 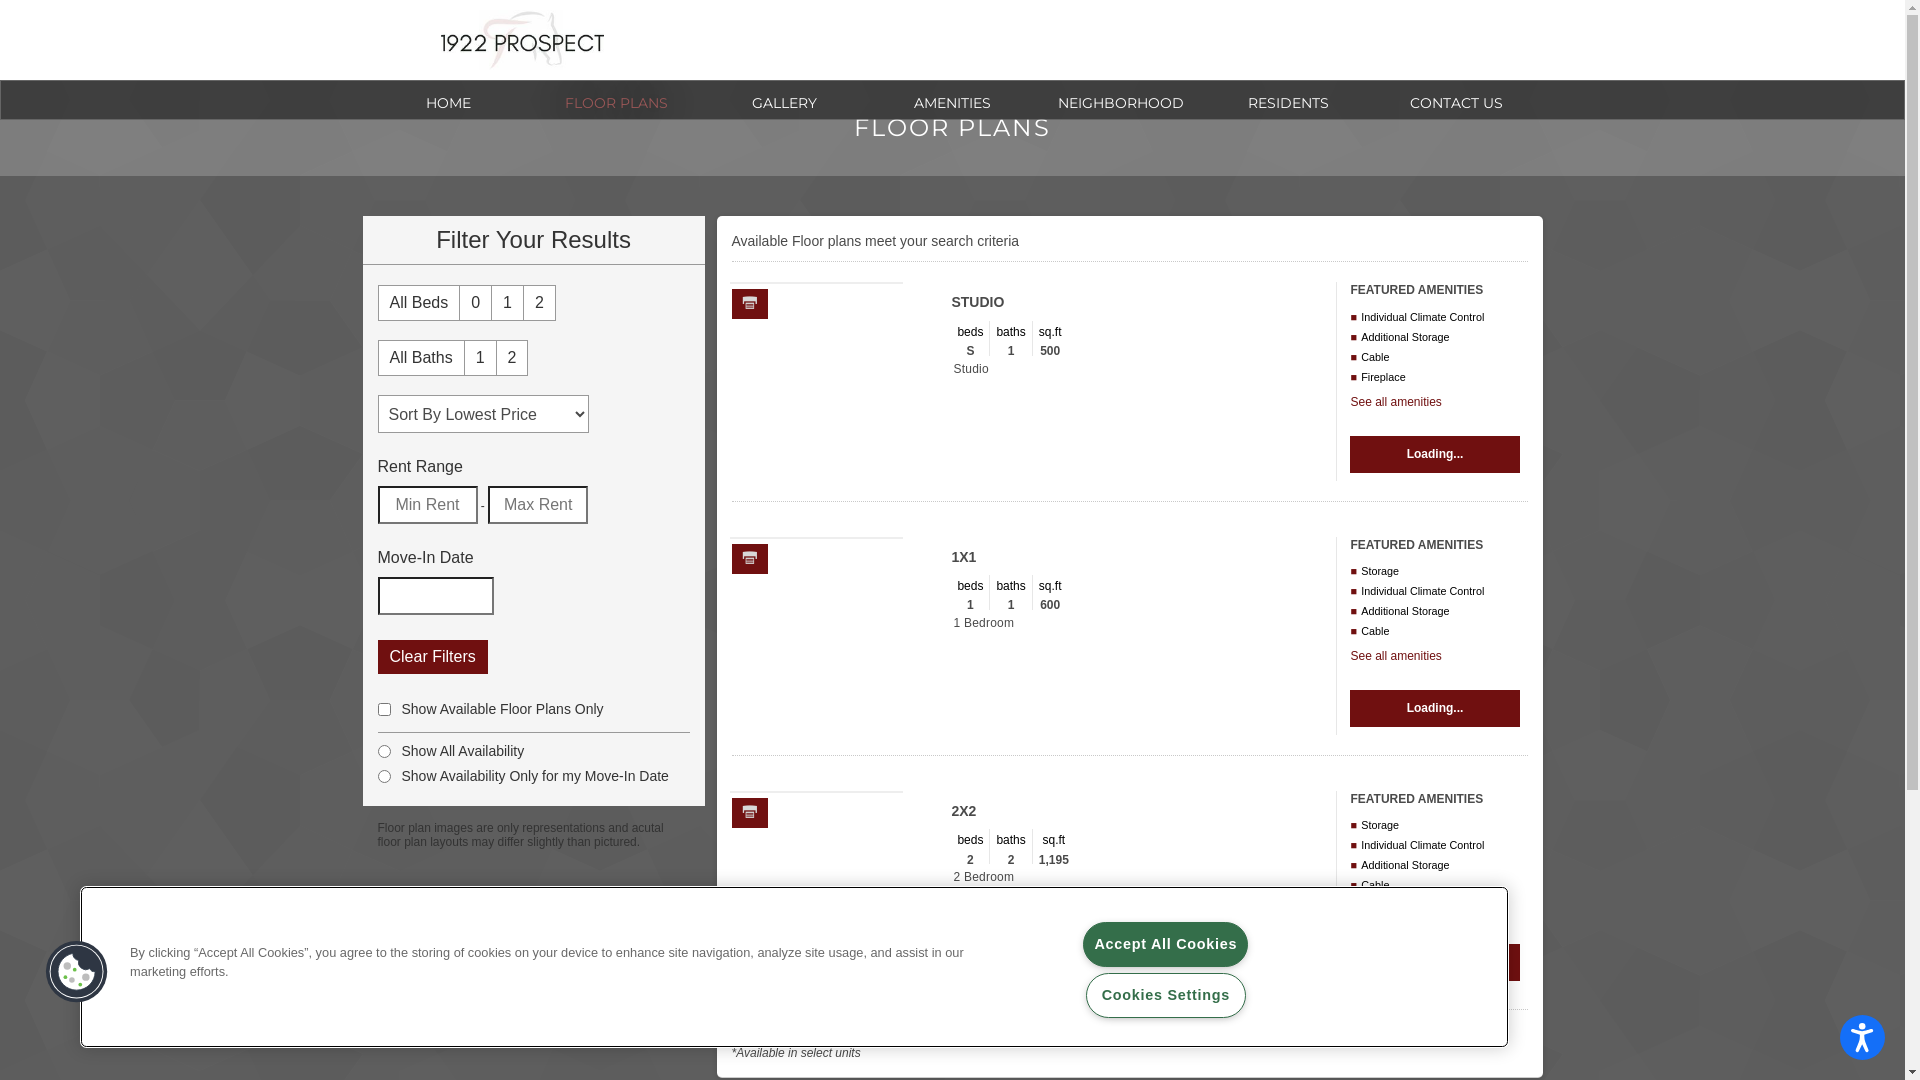 I want to click on '0', so click(x=474, y=303).